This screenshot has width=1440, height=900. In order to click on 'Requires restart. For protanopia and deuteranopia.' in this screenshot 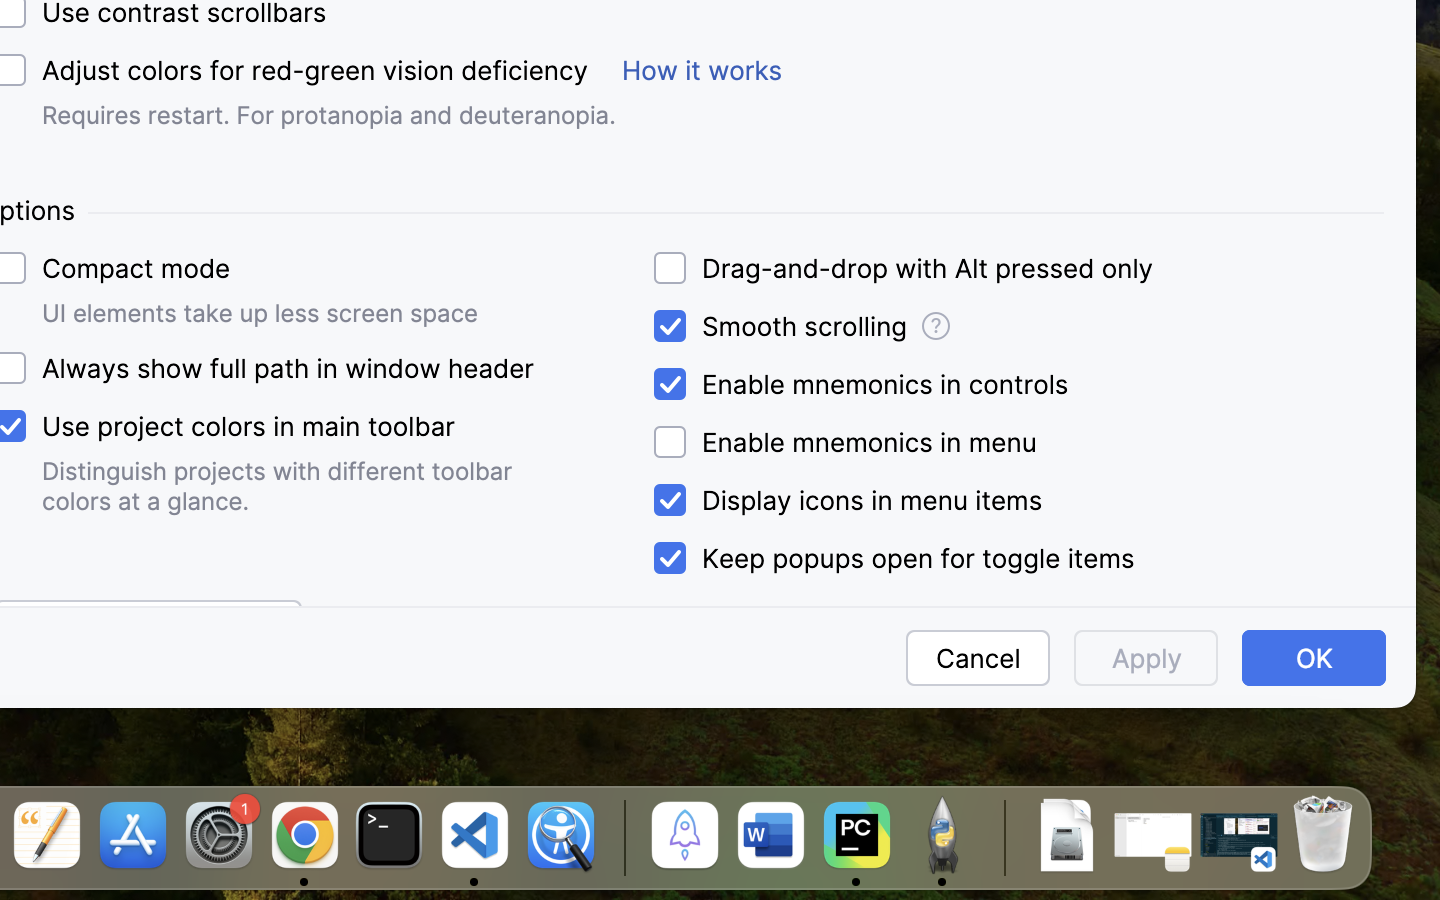, I will do `click(329, 115)`.